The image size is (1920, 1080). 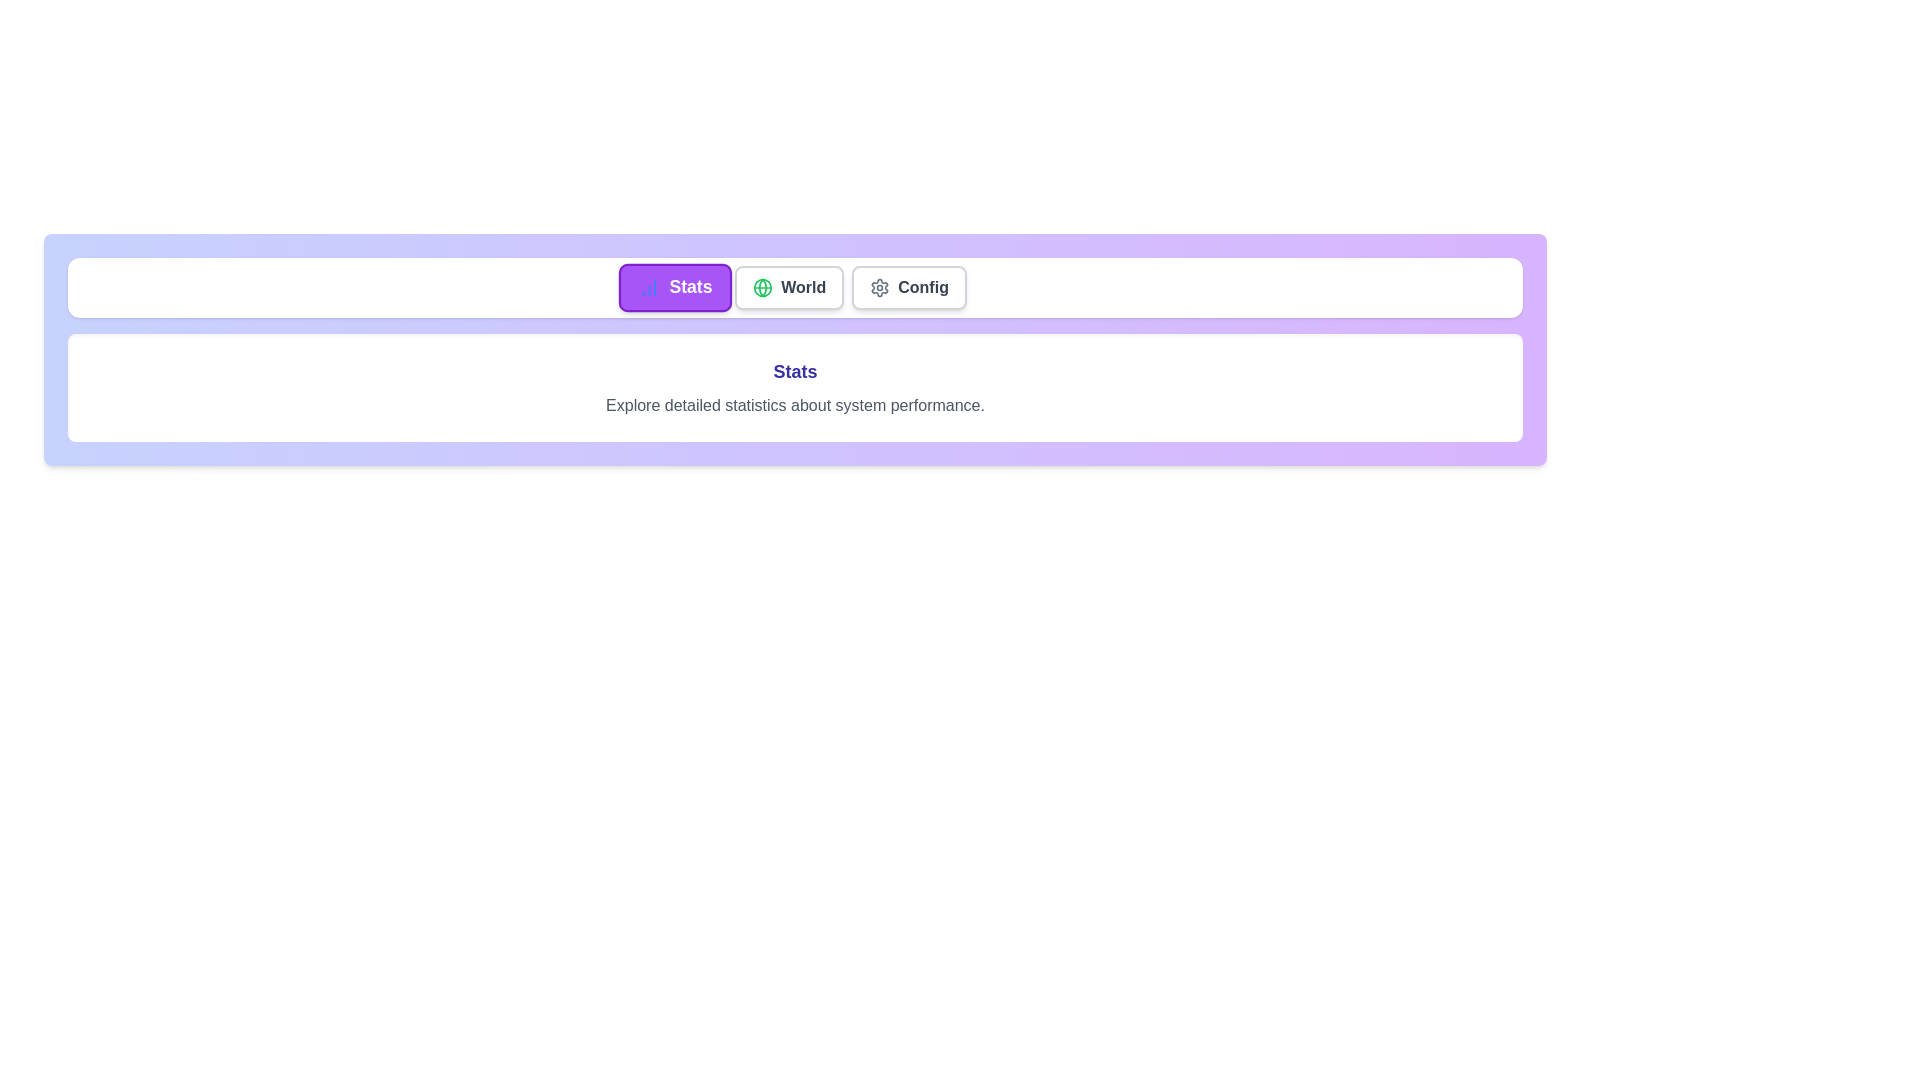 What do you see at coordinates (788, 288) in the screenshot?
I see `the tab labeled World to view its detailed description` at bounding box center [788, 288].